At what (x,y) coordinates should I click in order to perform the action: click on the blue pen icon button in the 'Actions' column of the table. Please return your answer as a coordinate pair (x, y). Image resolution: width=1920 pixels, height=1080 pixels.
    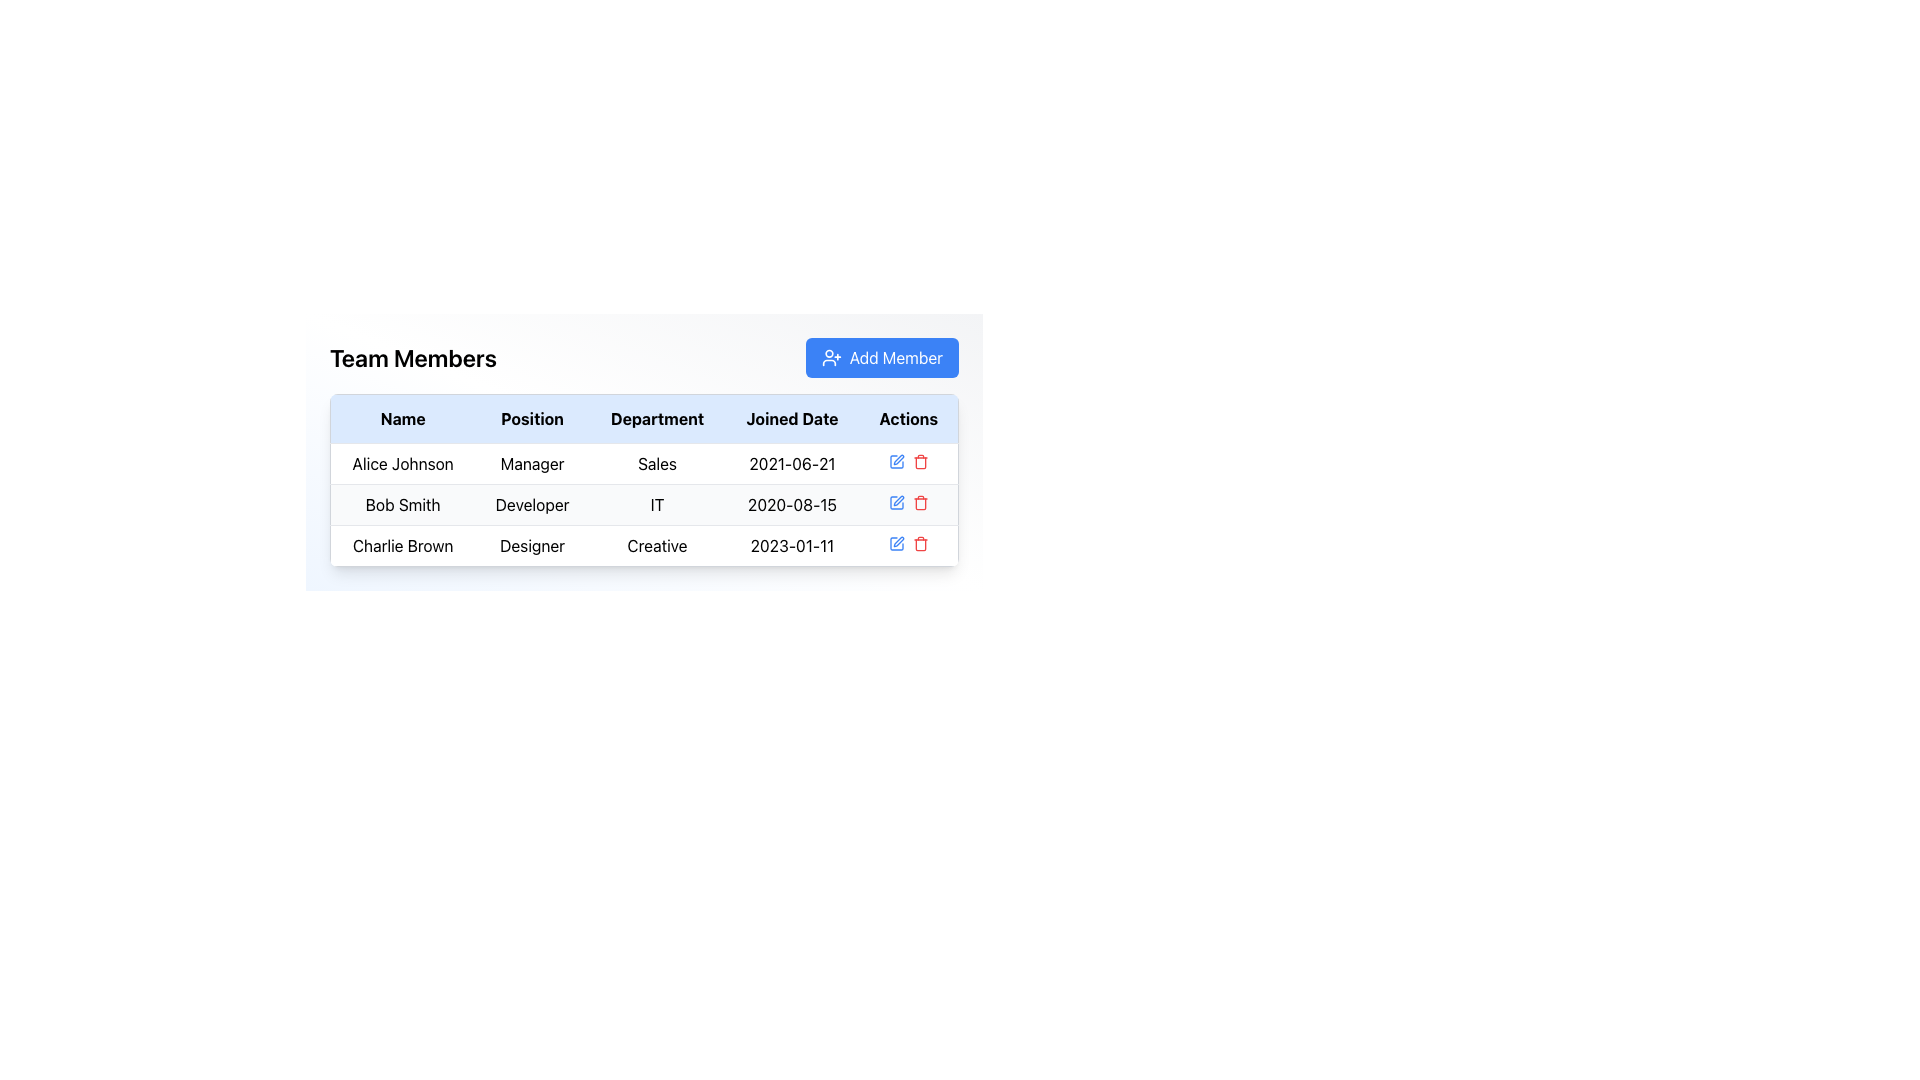
    Looking at the image, I should click on (895, 543).